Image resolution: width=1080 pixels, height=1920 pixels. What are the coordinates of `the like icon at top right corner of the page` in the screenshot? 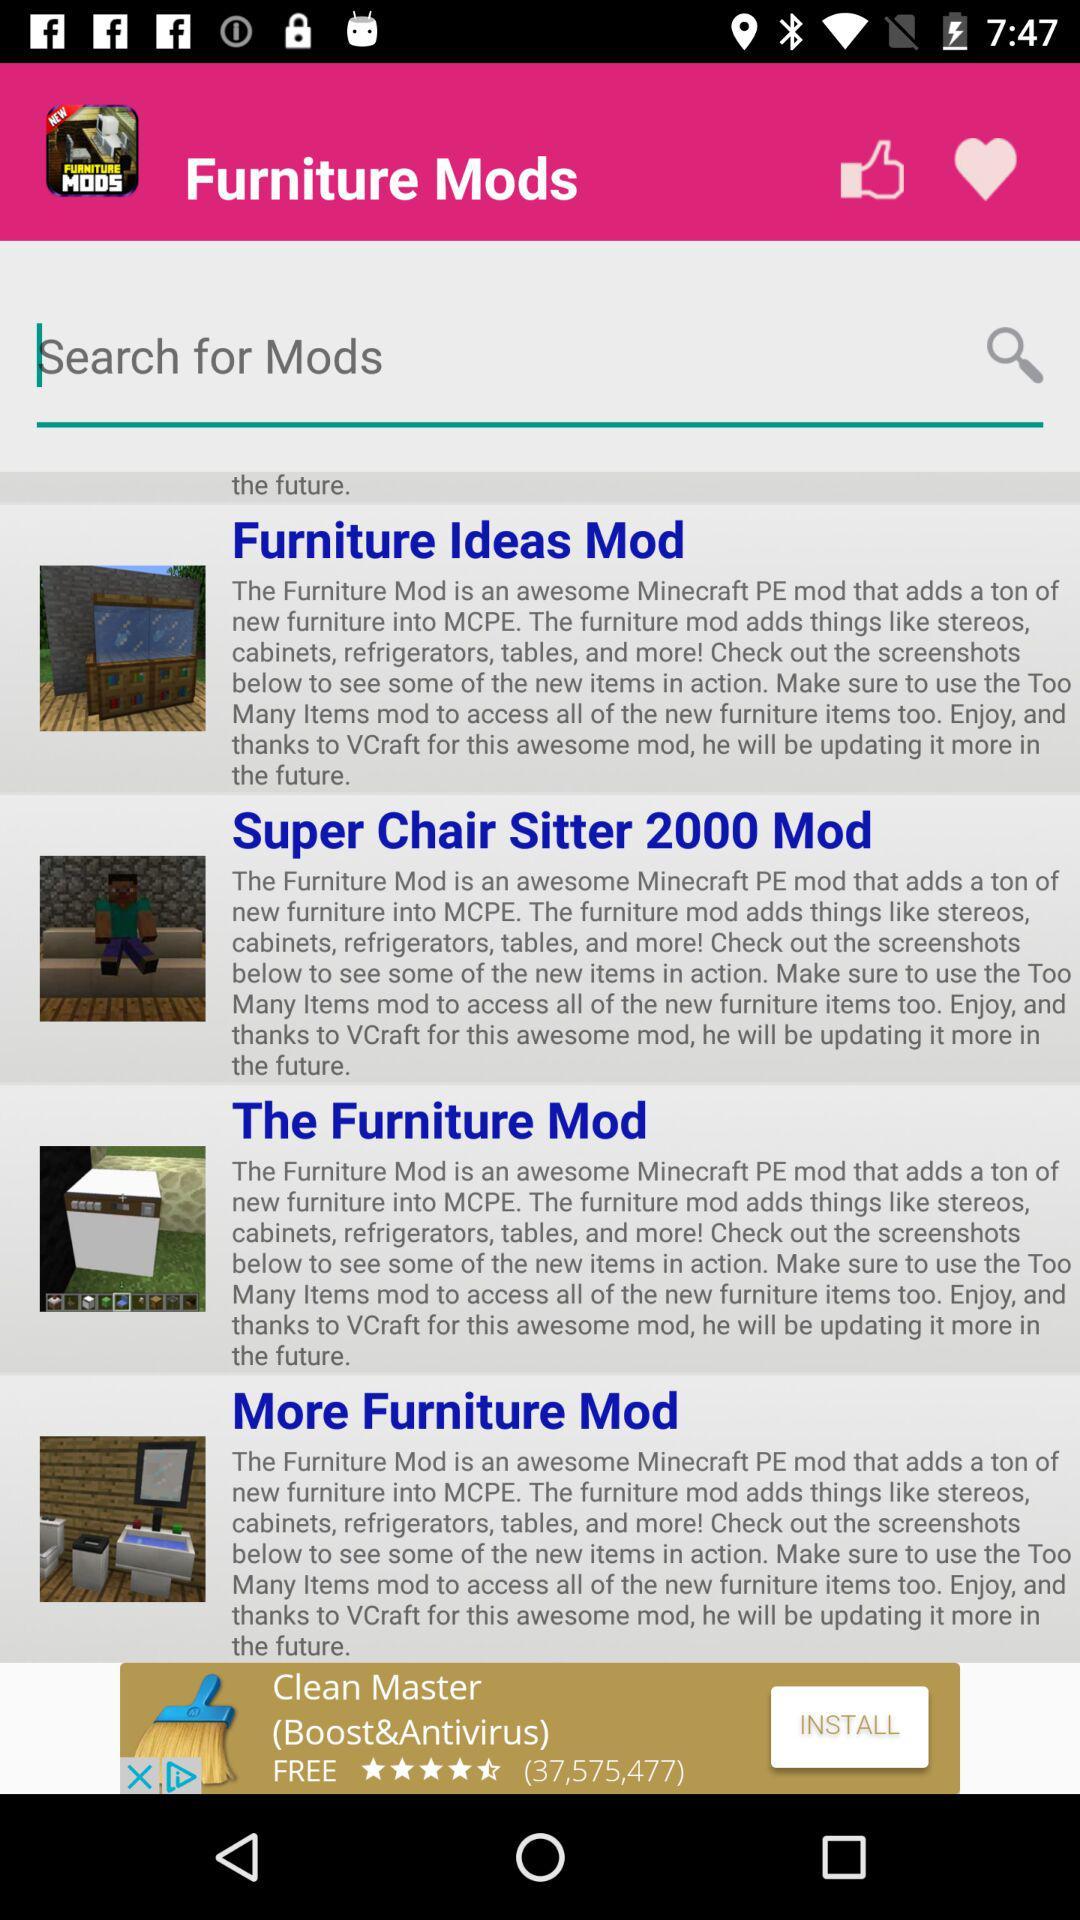 It's located at (984, 169).